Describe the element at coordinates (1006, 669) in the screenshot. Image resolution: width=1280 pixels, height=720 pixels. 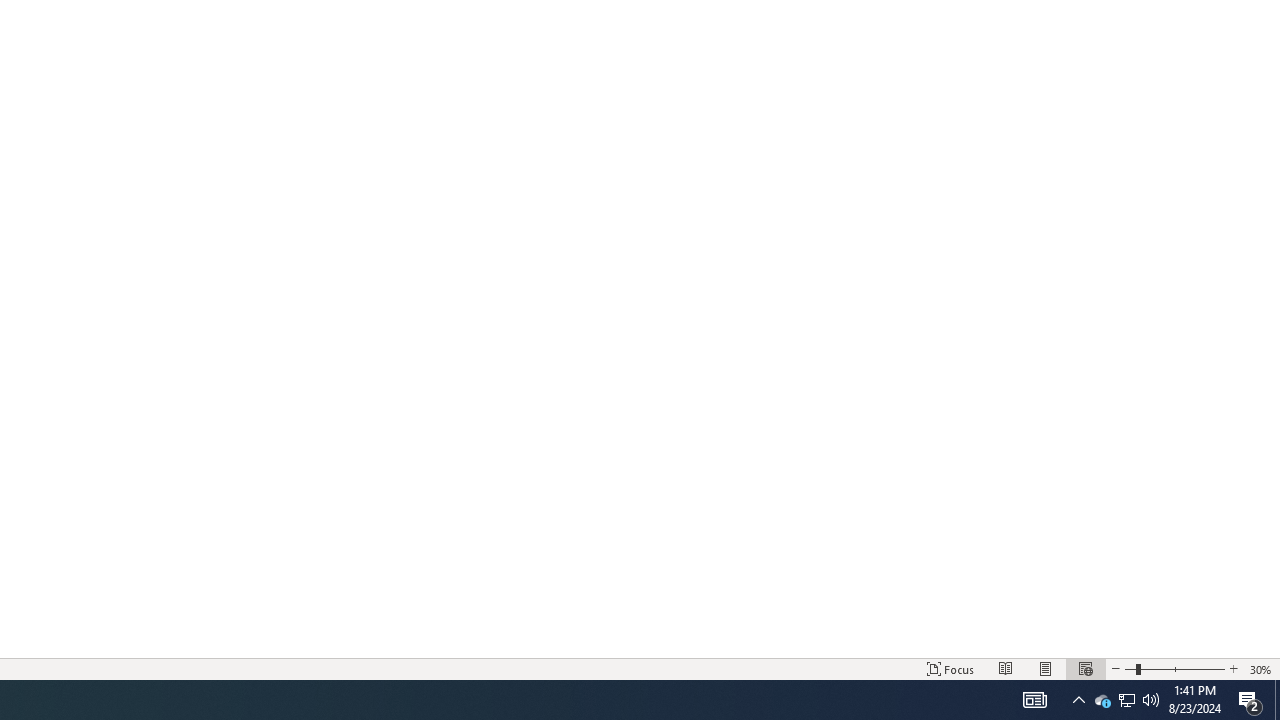
I see `'Read Mode'` at that location.